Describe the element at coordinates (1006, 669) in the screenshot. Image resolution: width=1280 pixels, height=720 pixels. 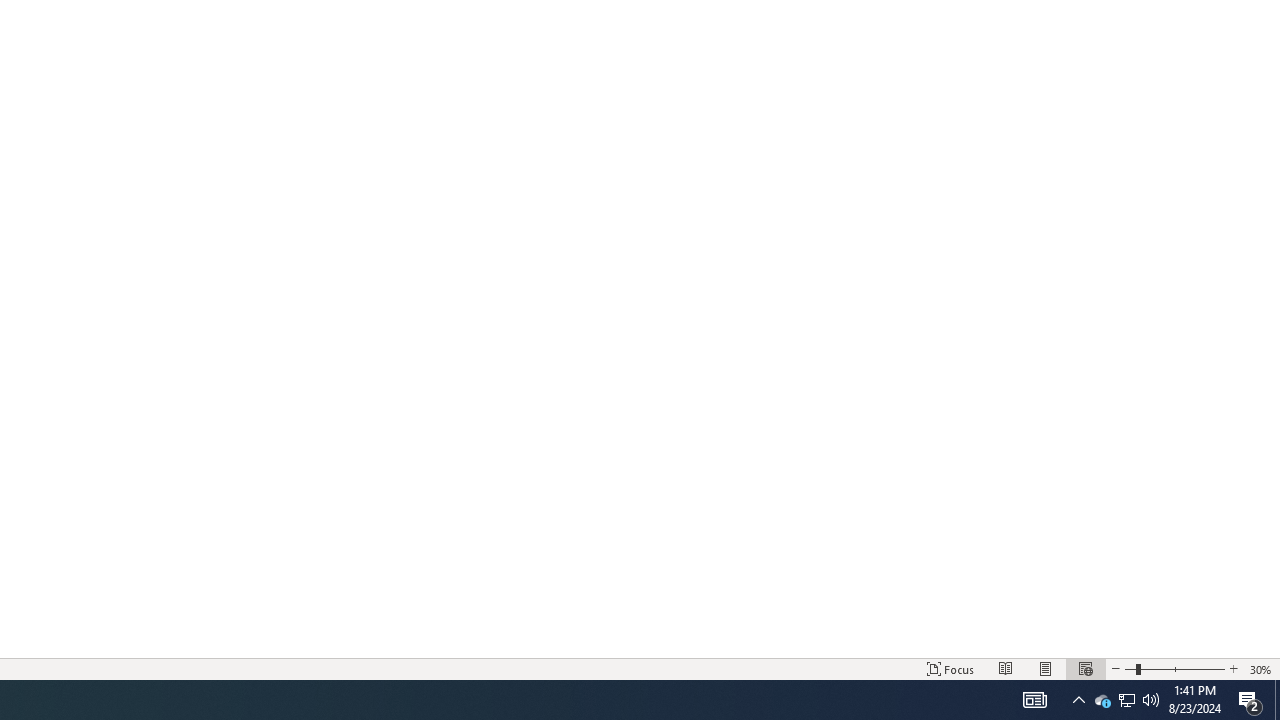
I see `'Read Mode'` at that location.